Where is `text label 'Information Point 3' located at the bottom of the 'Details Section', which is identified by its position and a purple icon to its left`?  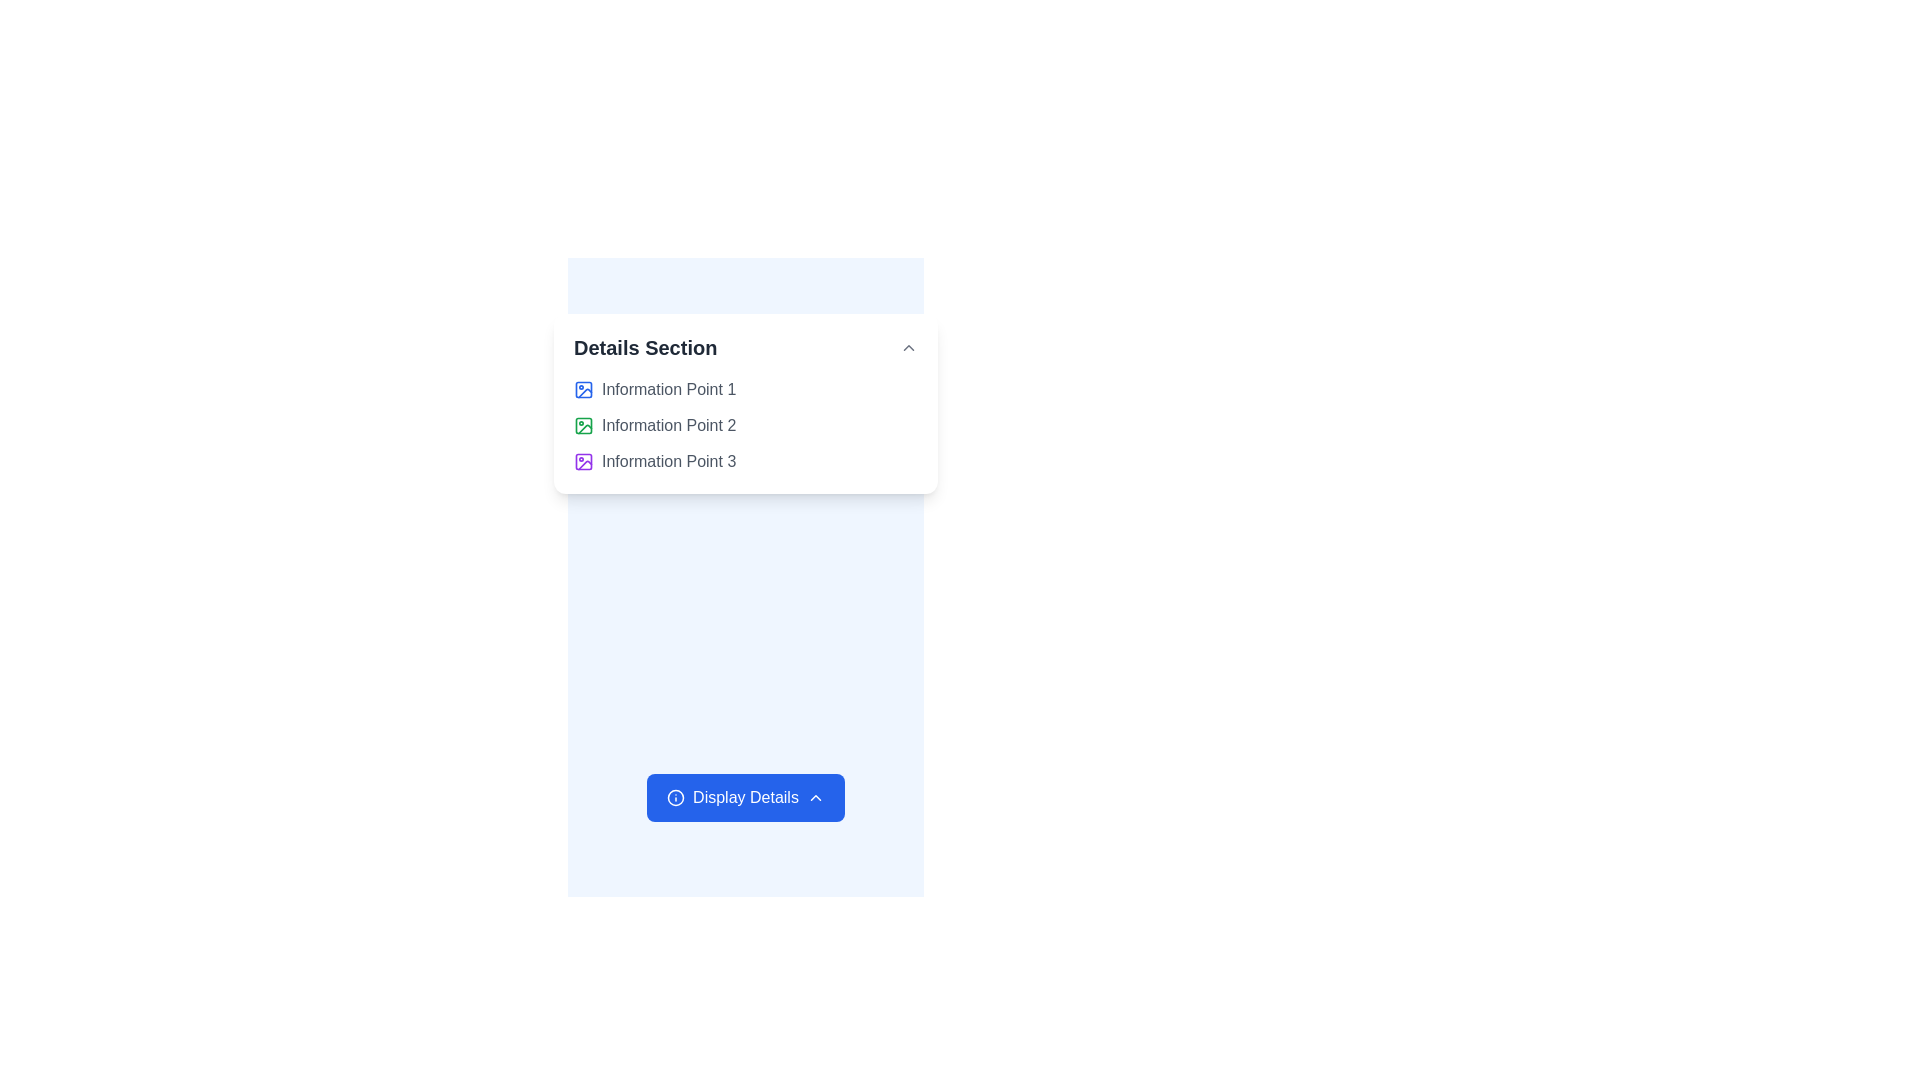 text label 'Information Point 3' located at the bottom of the 'Details Section', which is identified by its position and a purple icon to its left is located at coordinates (669, 462).